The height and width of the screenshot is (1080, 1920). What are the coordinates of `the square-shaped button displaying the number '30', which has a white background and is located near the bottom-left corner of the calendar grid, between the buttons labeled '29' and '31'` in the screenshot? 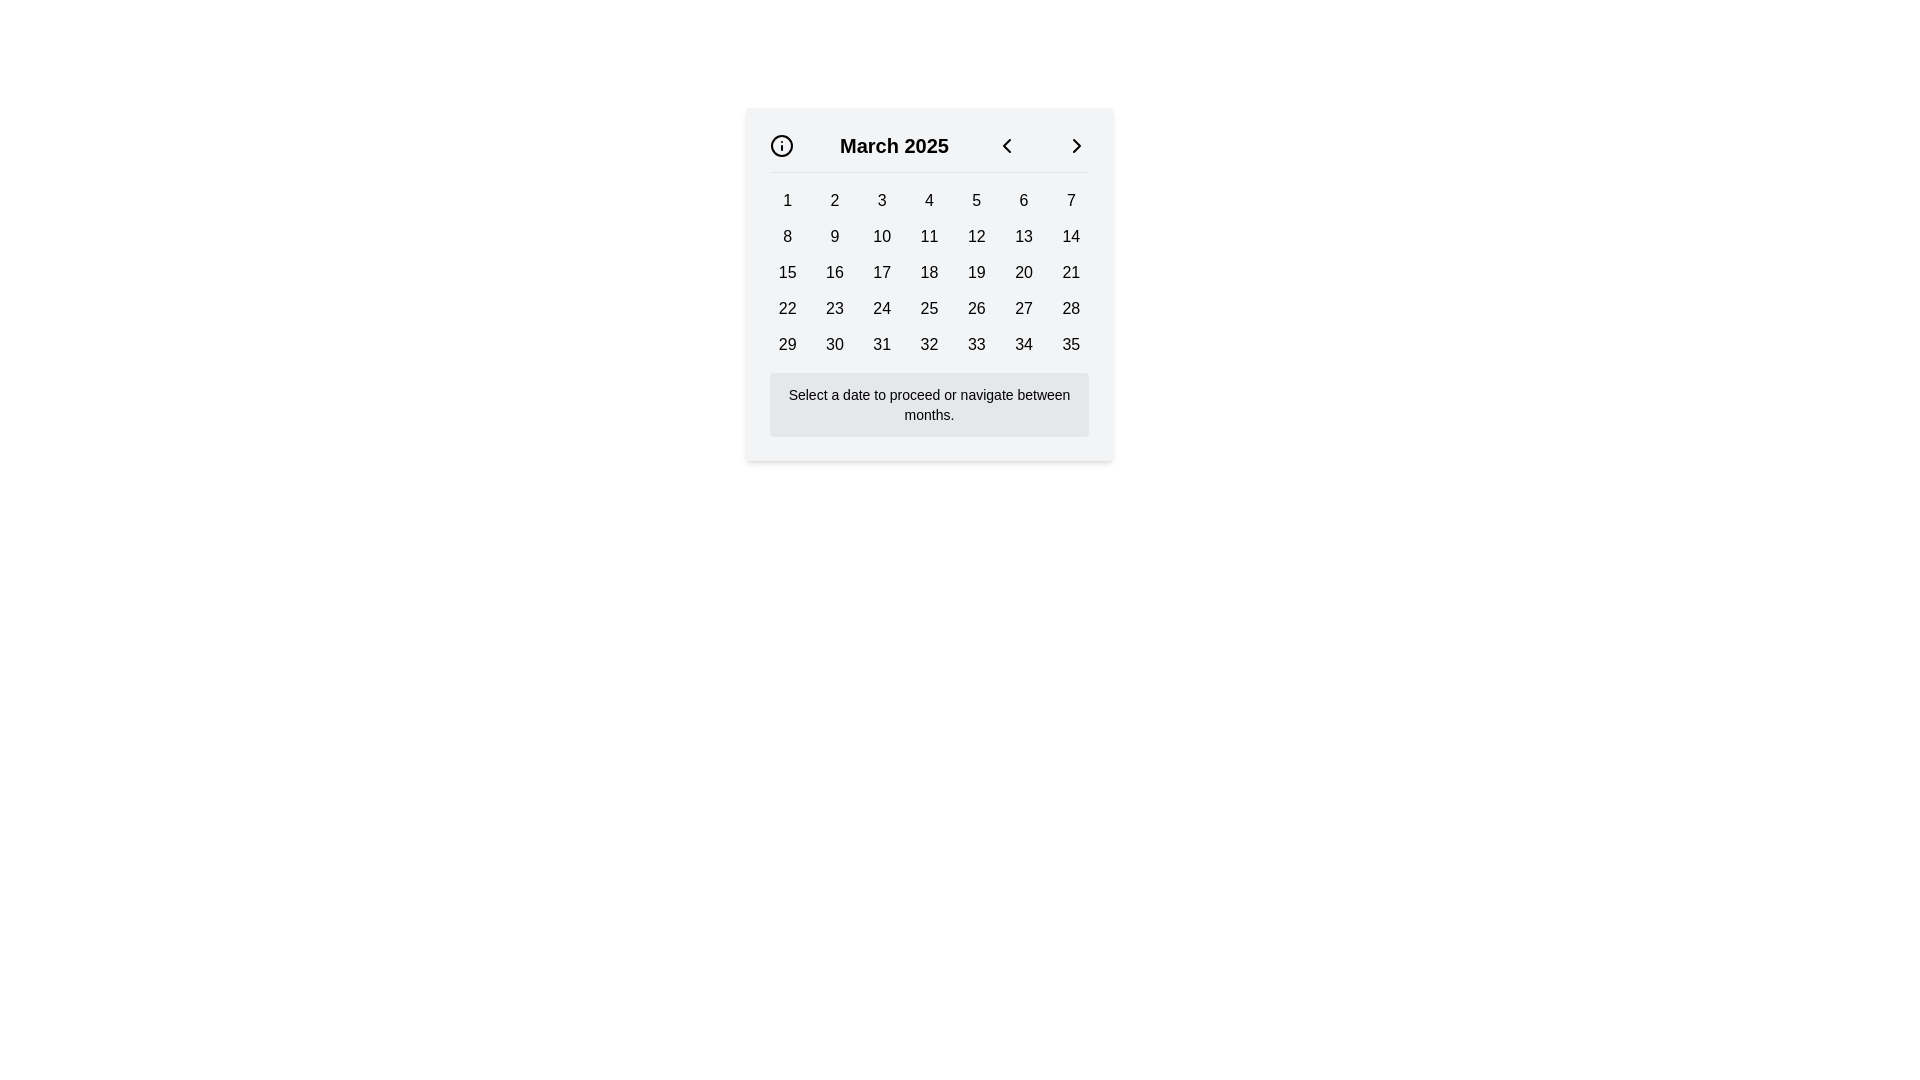 It's located at (835, 343).